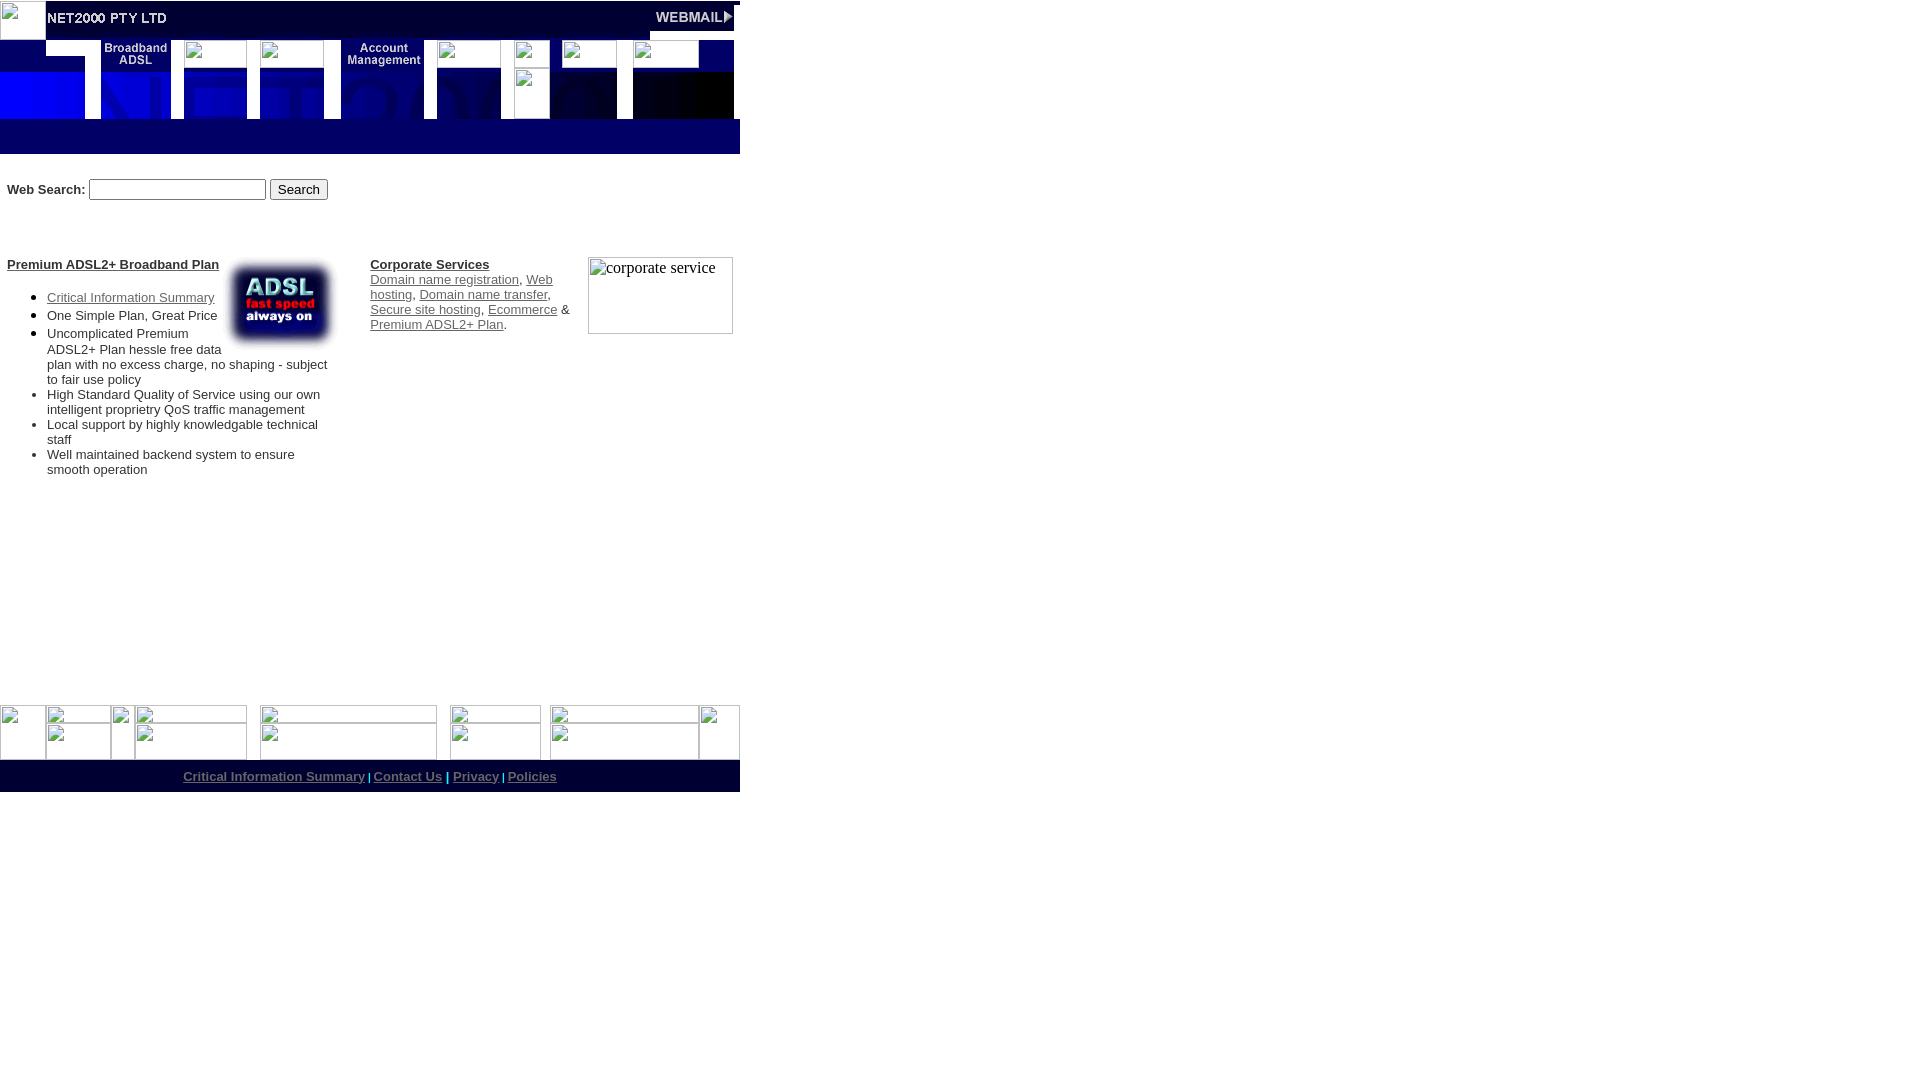 This screenshot has width=1920, height=1080. What do you see at coordinates (522, 309) in the screenshot?
I see `'Ecommerce'` at bounding box center [522, 309].